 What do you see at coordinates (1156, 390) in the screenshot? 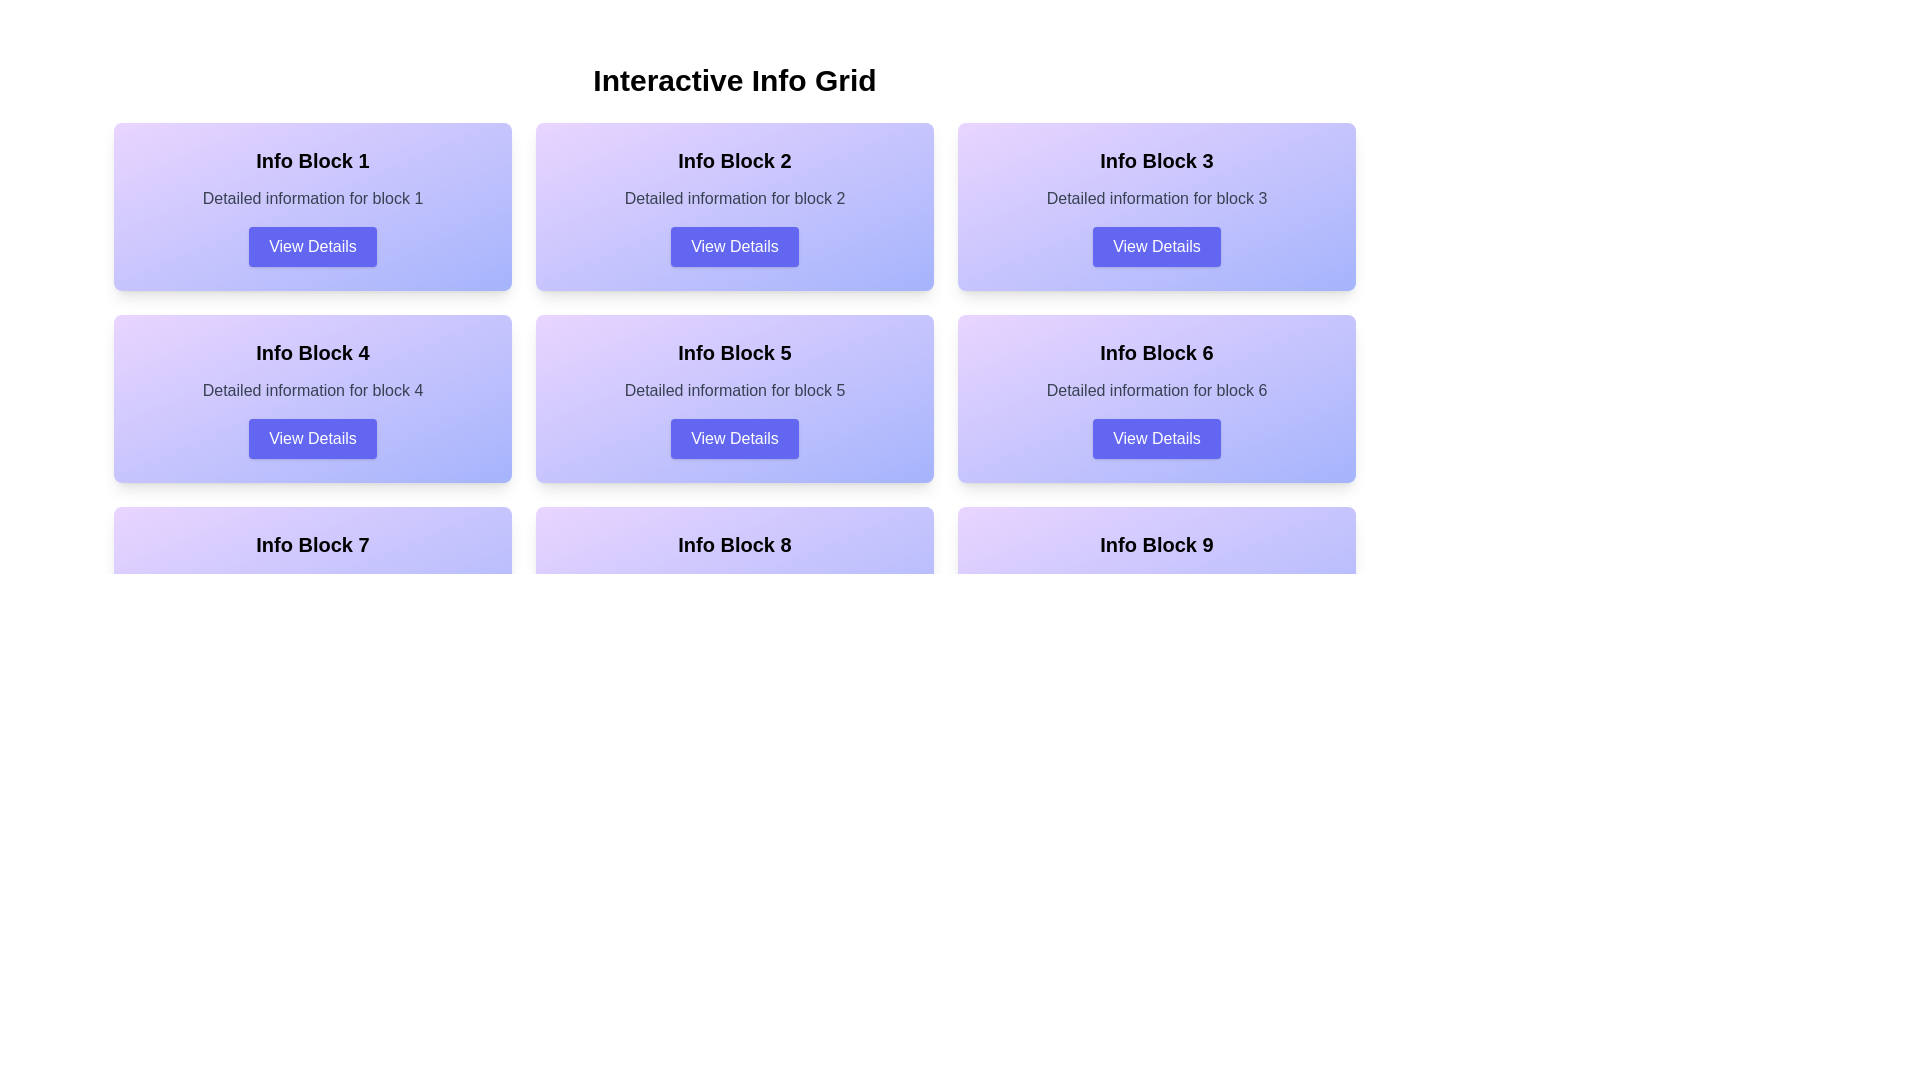
I see `the static text component that reads 'Detailed information for block 6', which is styled in gray font and located below the header 'Info Block 6'` at bounding box center [1156, 390].